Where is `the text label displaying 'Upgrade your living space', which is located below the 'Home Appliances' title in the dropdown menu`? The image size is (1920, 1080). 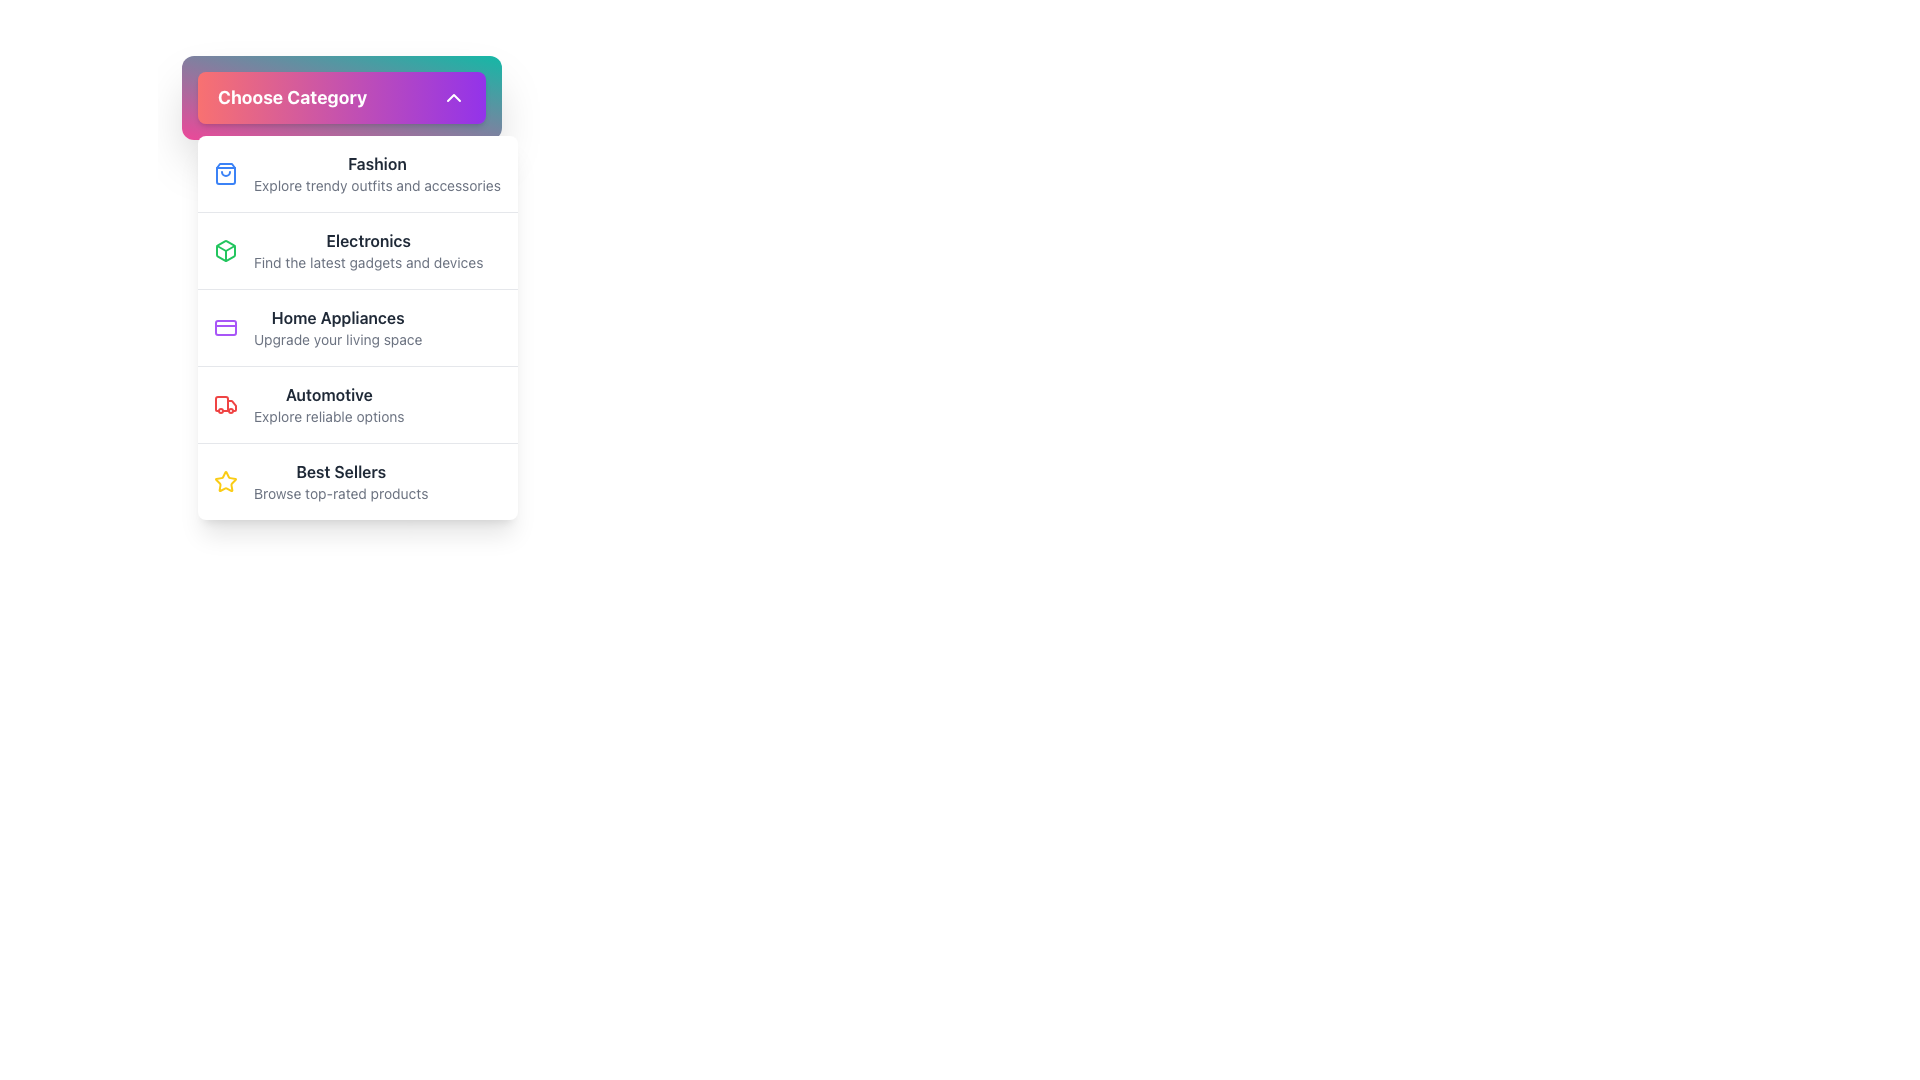
the text label displaying 'Upgrade your living space', which is located below the 'Home Appliances' title in the dropdown menu is located at coordinates (338, 338).